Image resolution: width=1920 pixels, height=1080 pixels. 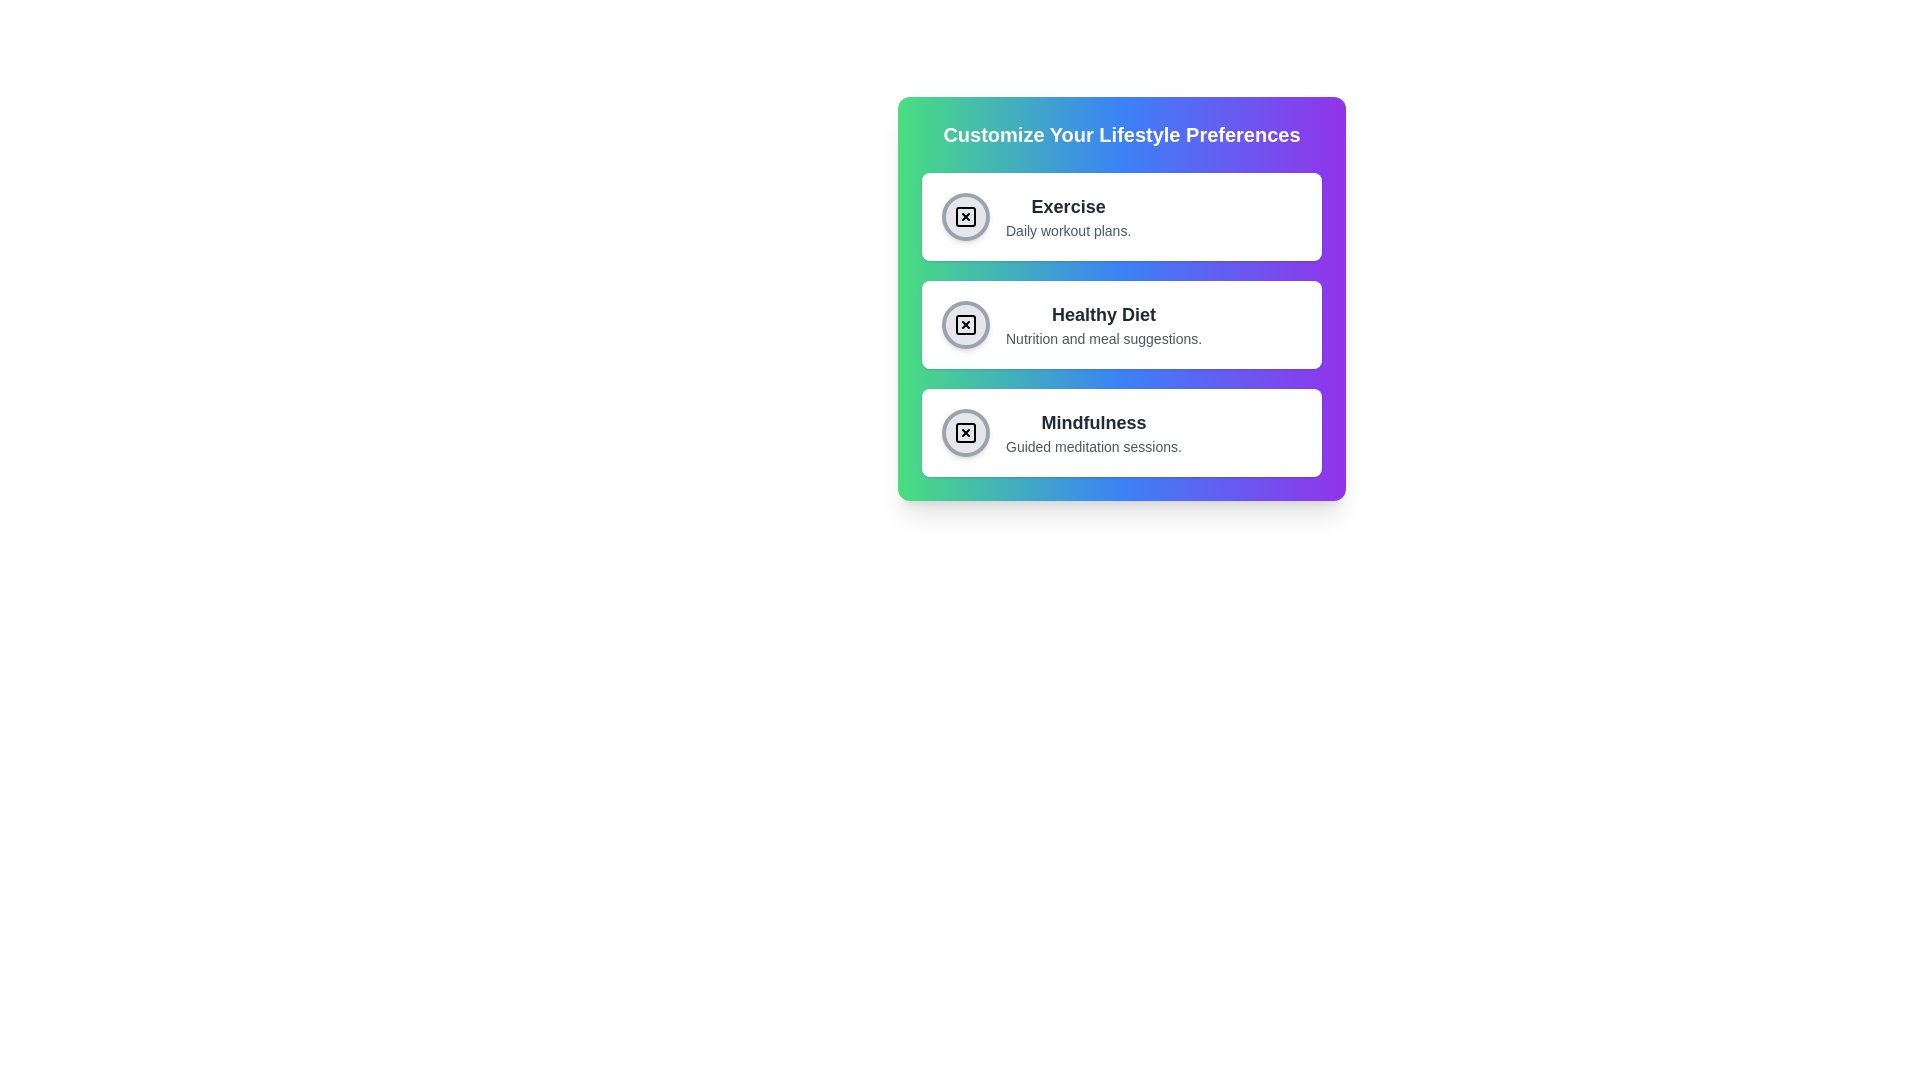 I want to click on the 'Exercise' card, which has a white background and rounded corners, so click(x=1122, y=216).